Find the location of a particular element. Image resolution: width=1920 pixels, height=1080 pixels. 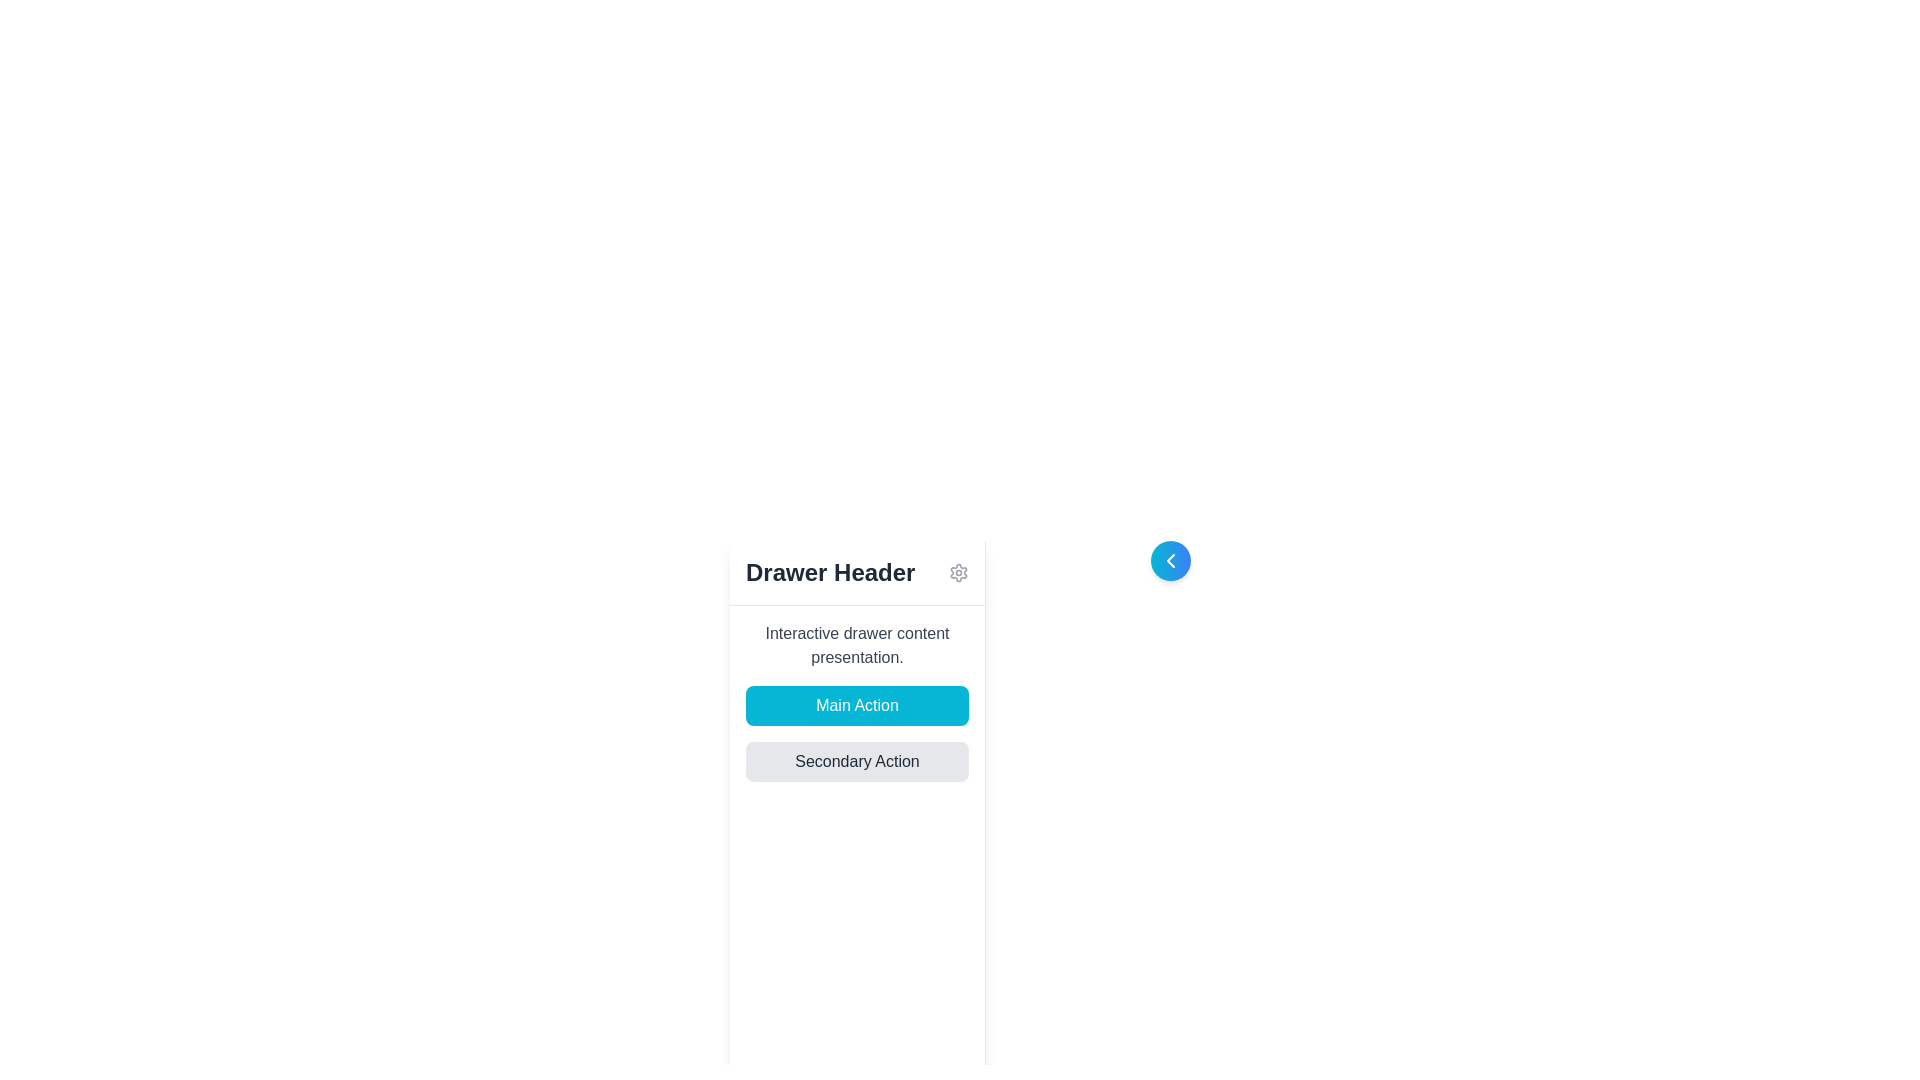

the navigation button with a leftward-pointing chevron icon is located at coordinates (1170, 560).